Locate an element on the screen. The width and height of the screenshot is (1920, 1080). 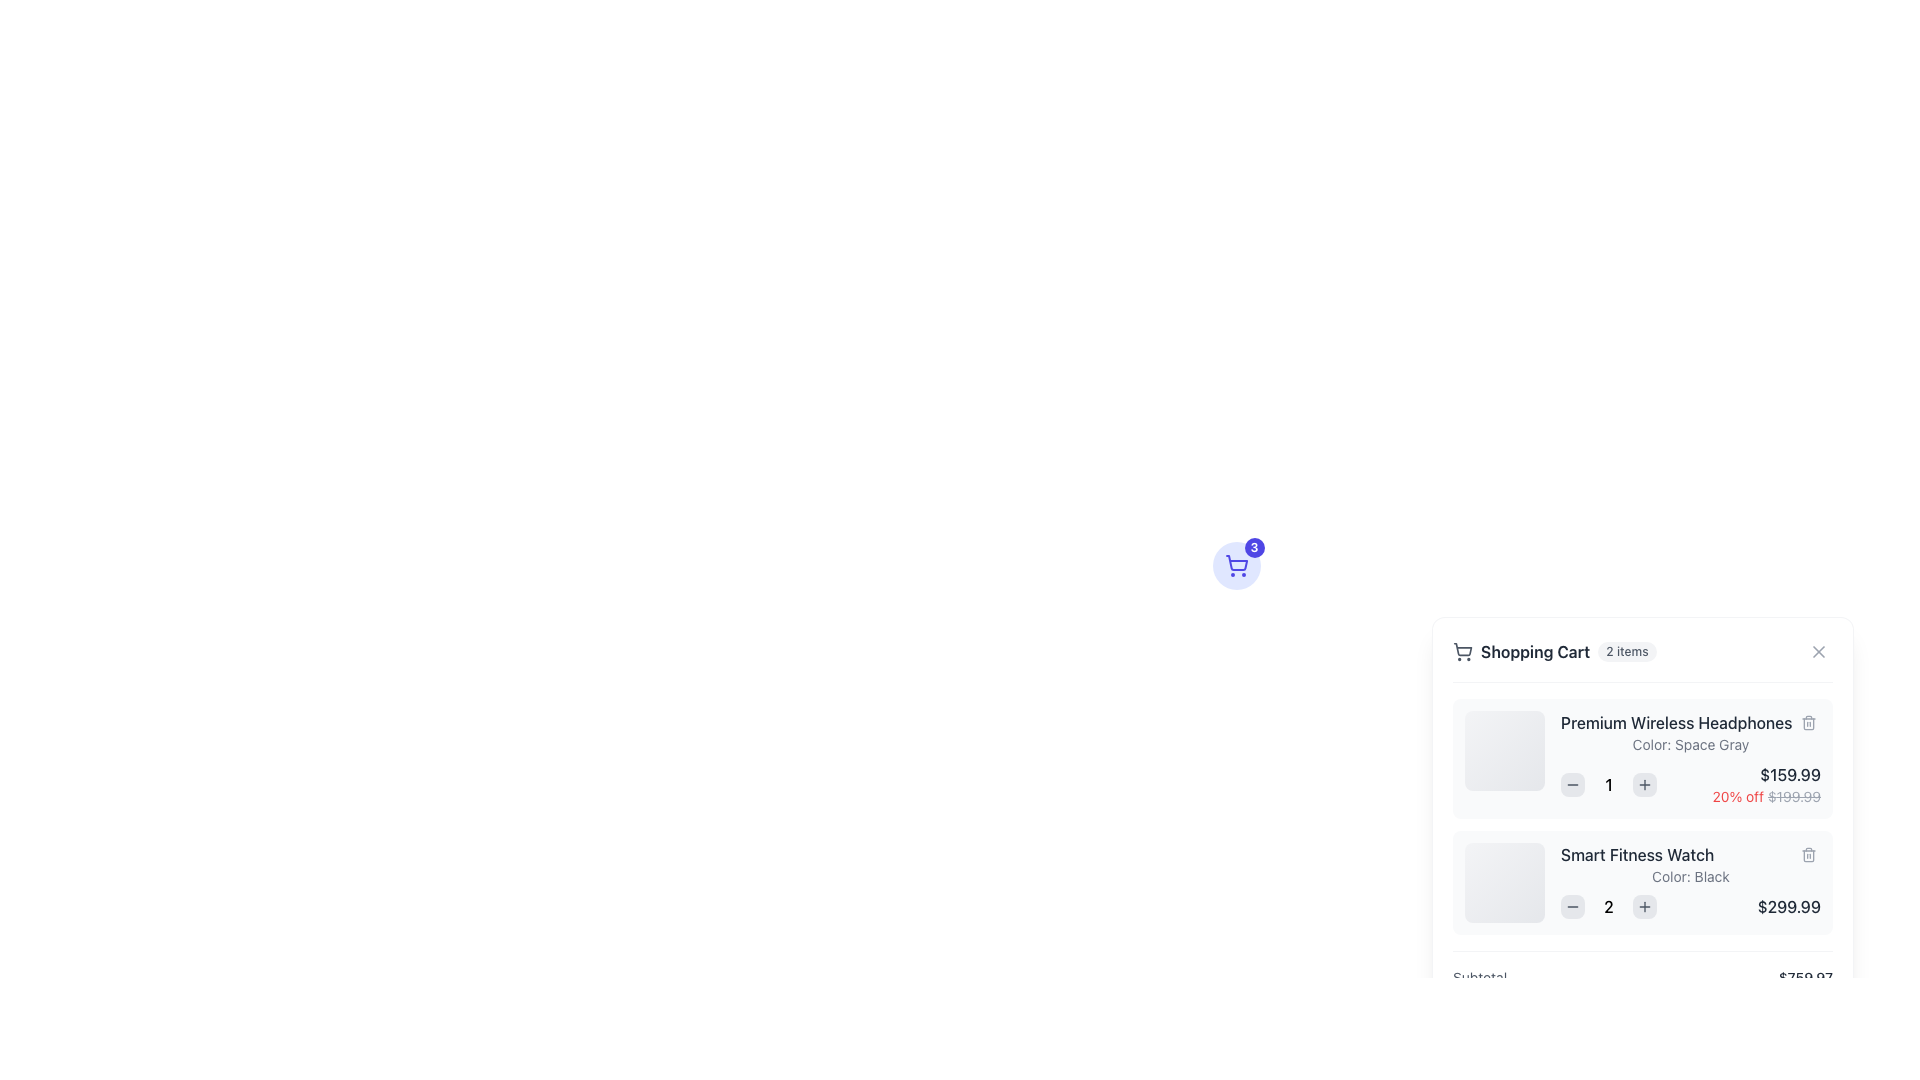
the monetary value display showing '$759.97' in dark gray, located in the lower-right corner of the shopping cart modal, adjacent to the 'Subtotal' label is located at coordinates (1805, 977).